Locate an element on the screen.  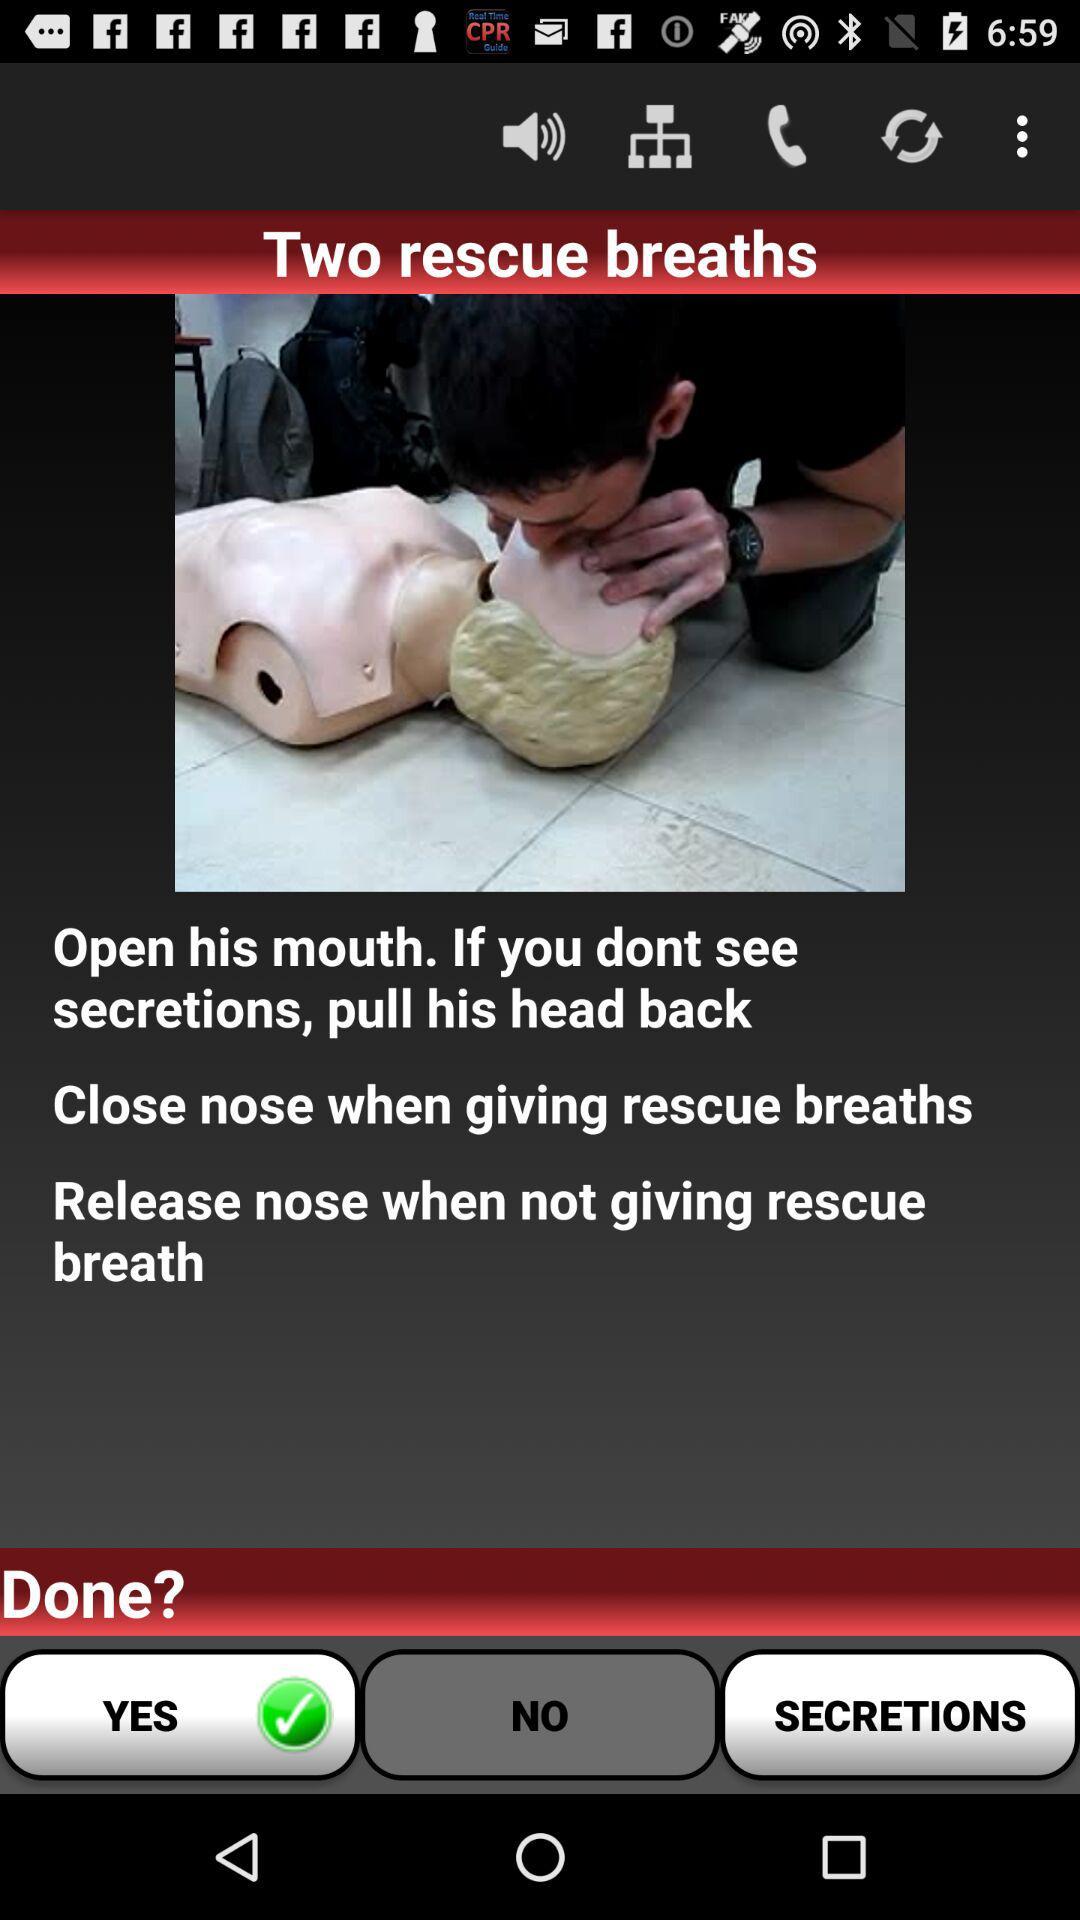
the icon next to yes button is located at coordinates (540, 1713).